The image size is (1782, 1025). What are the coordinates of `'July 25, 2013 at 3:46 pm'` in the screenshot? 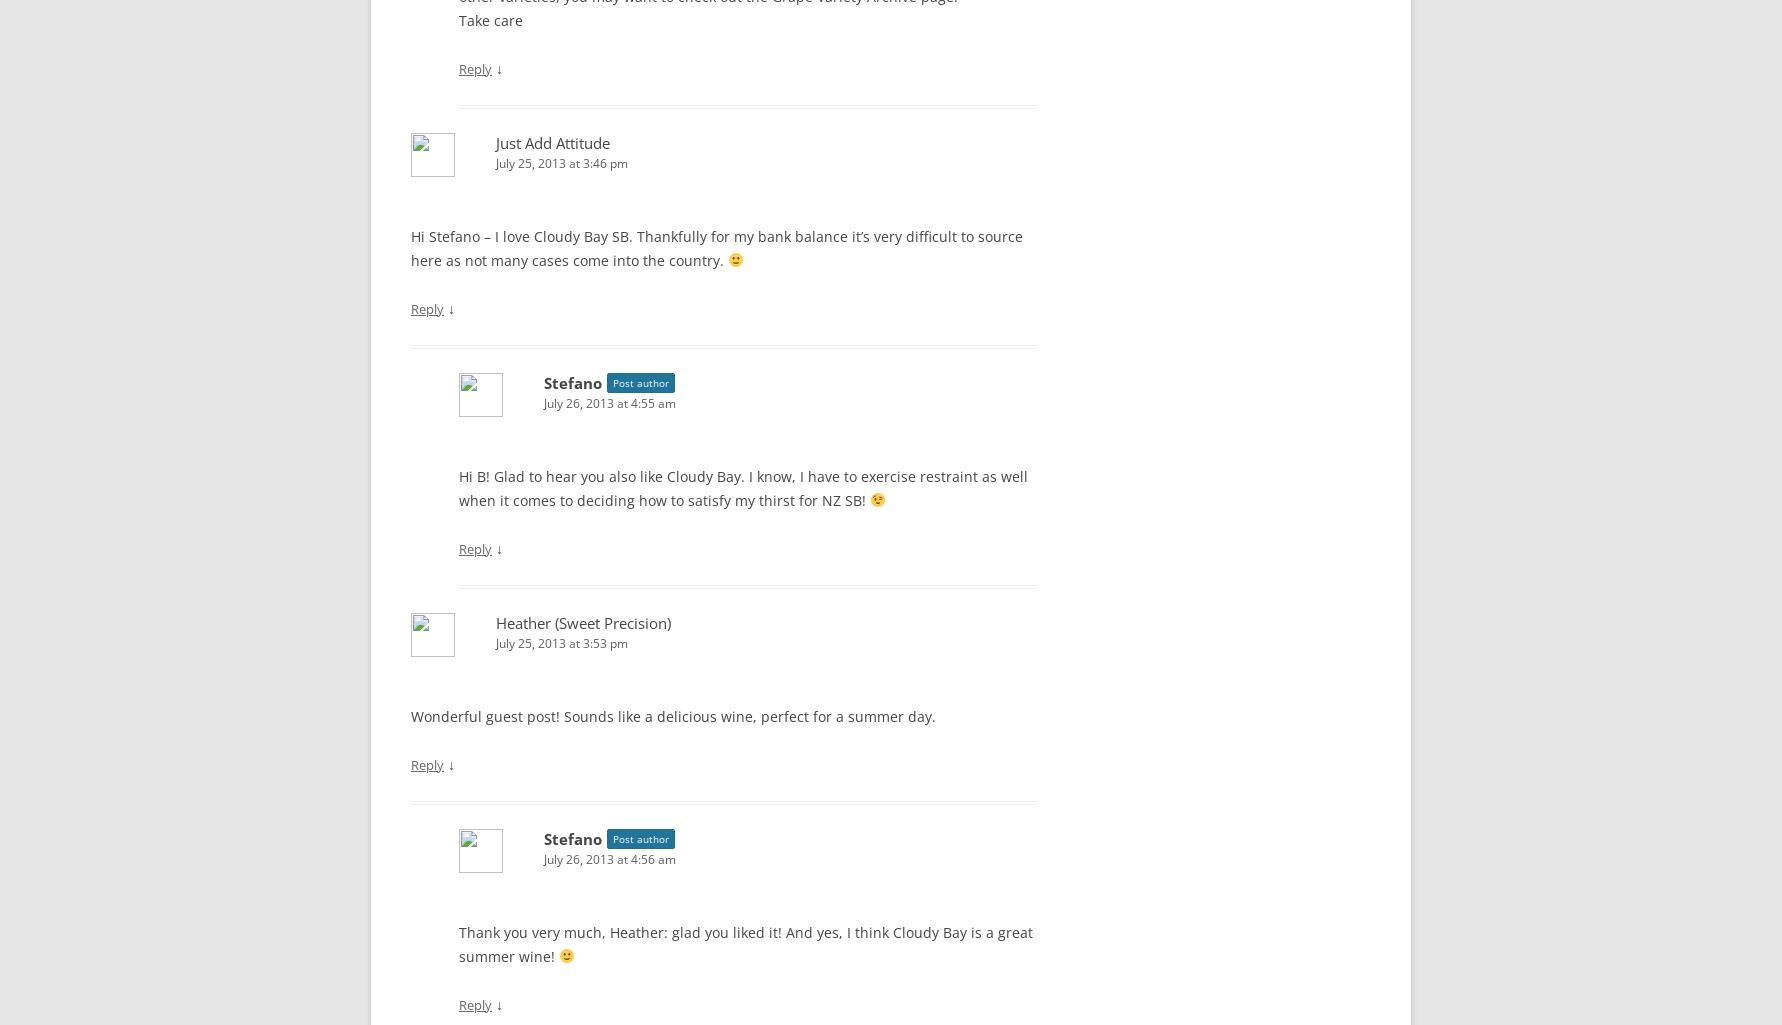 It's located at (562, 162).